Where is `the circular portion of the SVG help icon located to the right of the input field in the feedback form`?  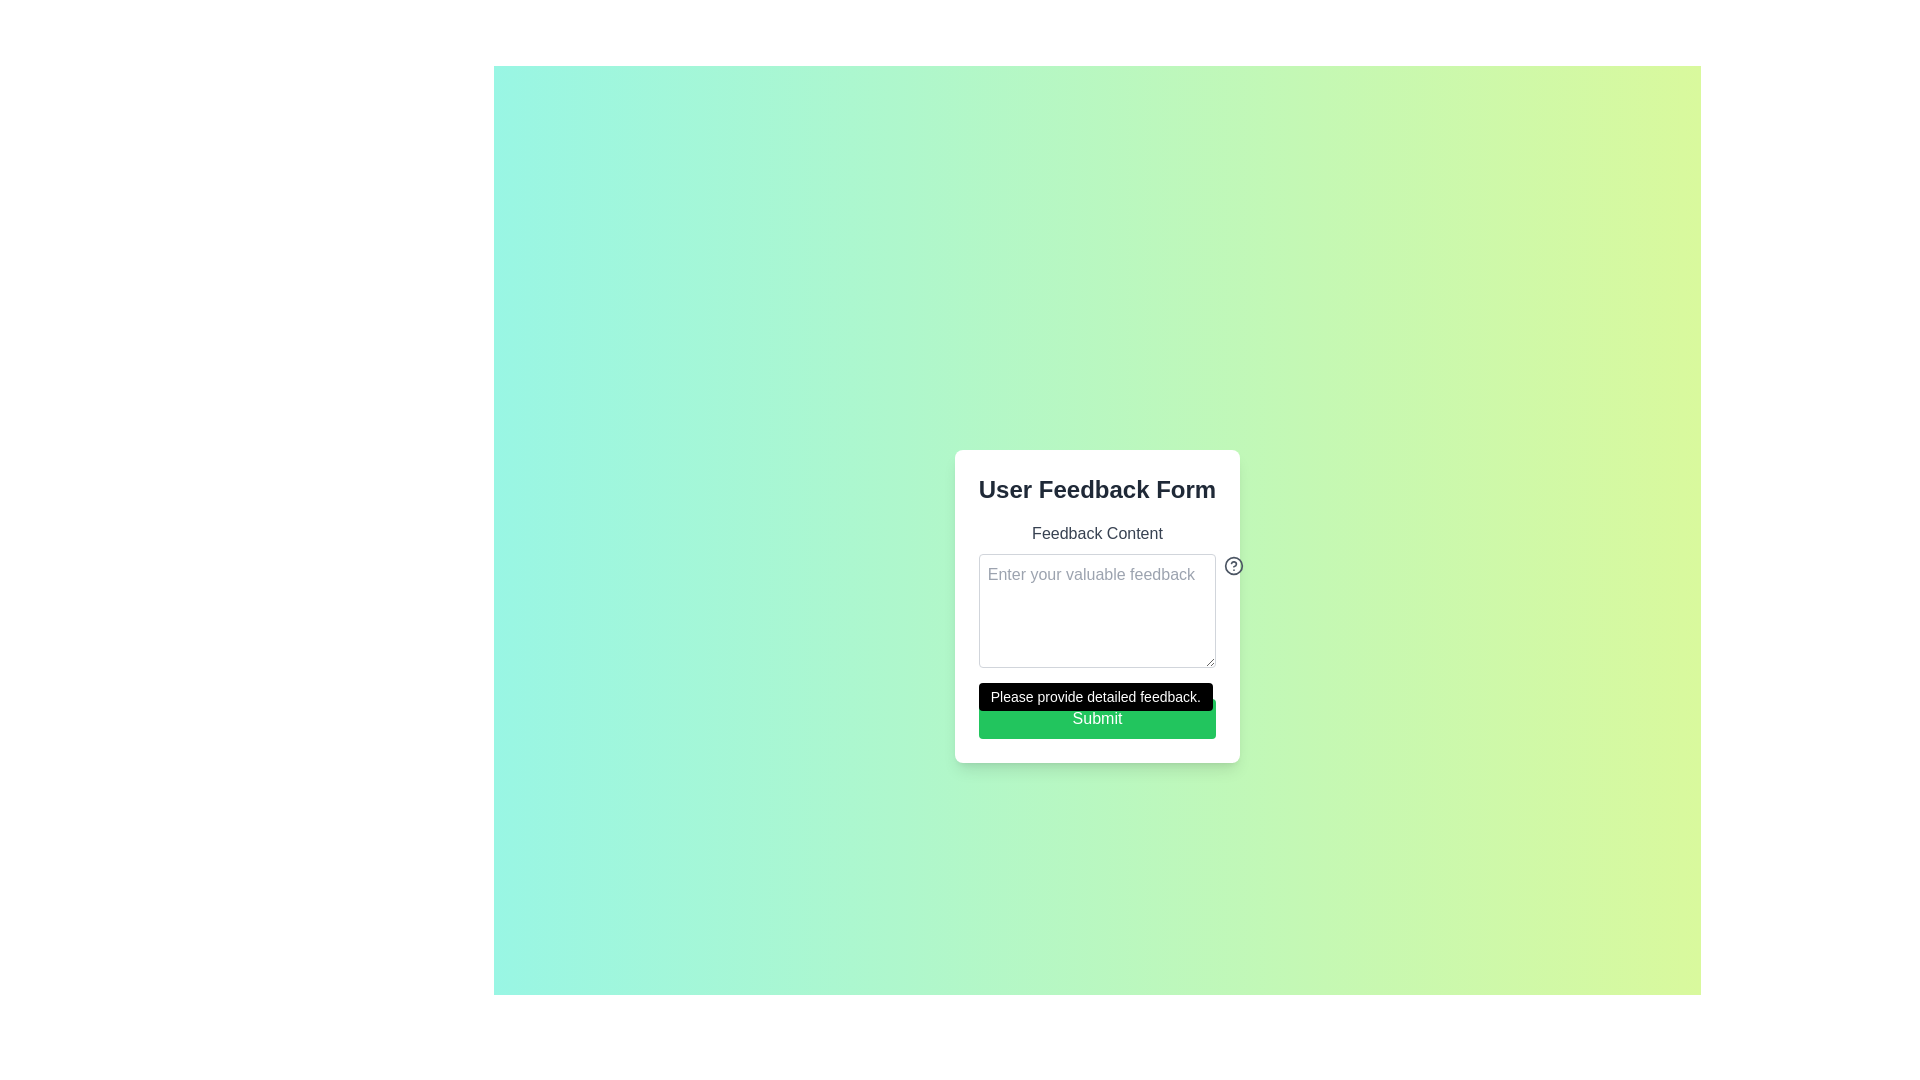 the circular portion of the SVG help icon located to the right of the input field in the feedback form is located at coordinates (1233, 566).